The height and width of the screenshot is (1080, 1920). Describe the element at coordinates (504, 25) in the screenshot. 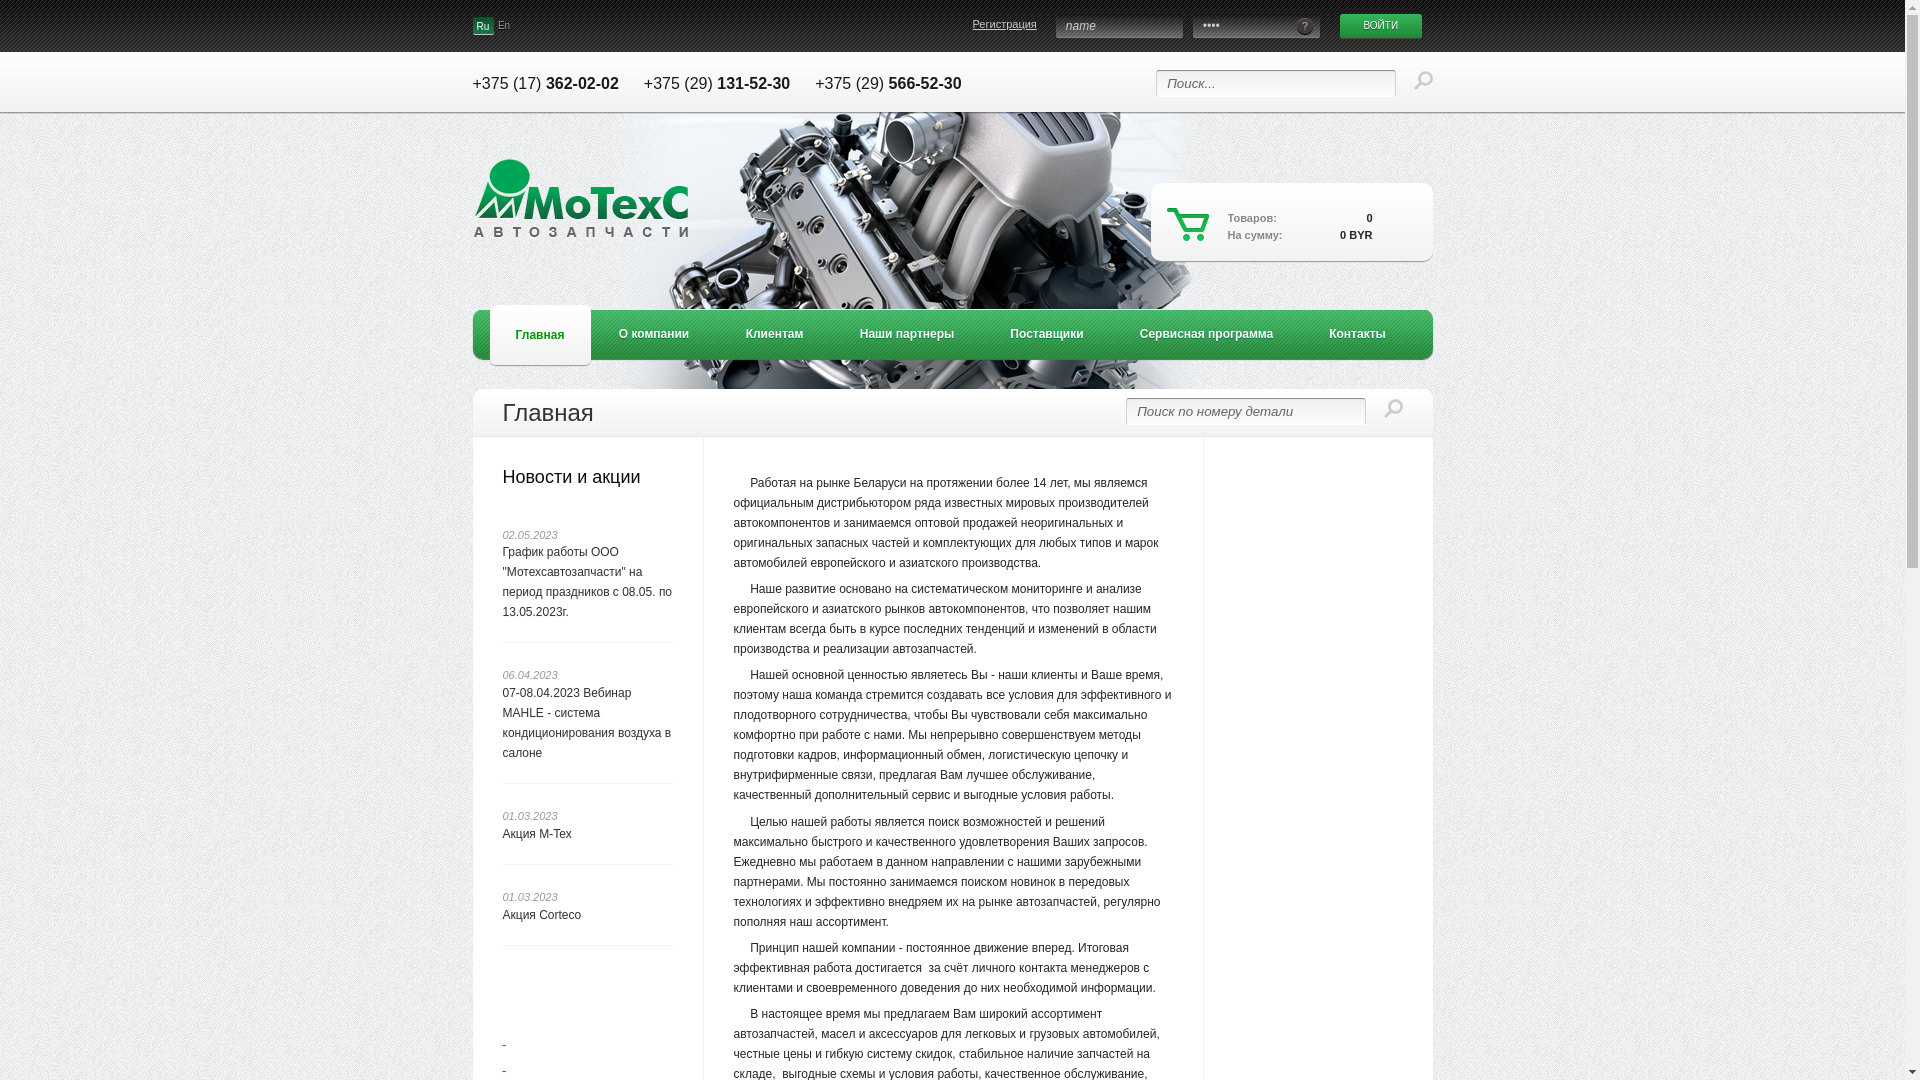

I see `'En'` at that location.